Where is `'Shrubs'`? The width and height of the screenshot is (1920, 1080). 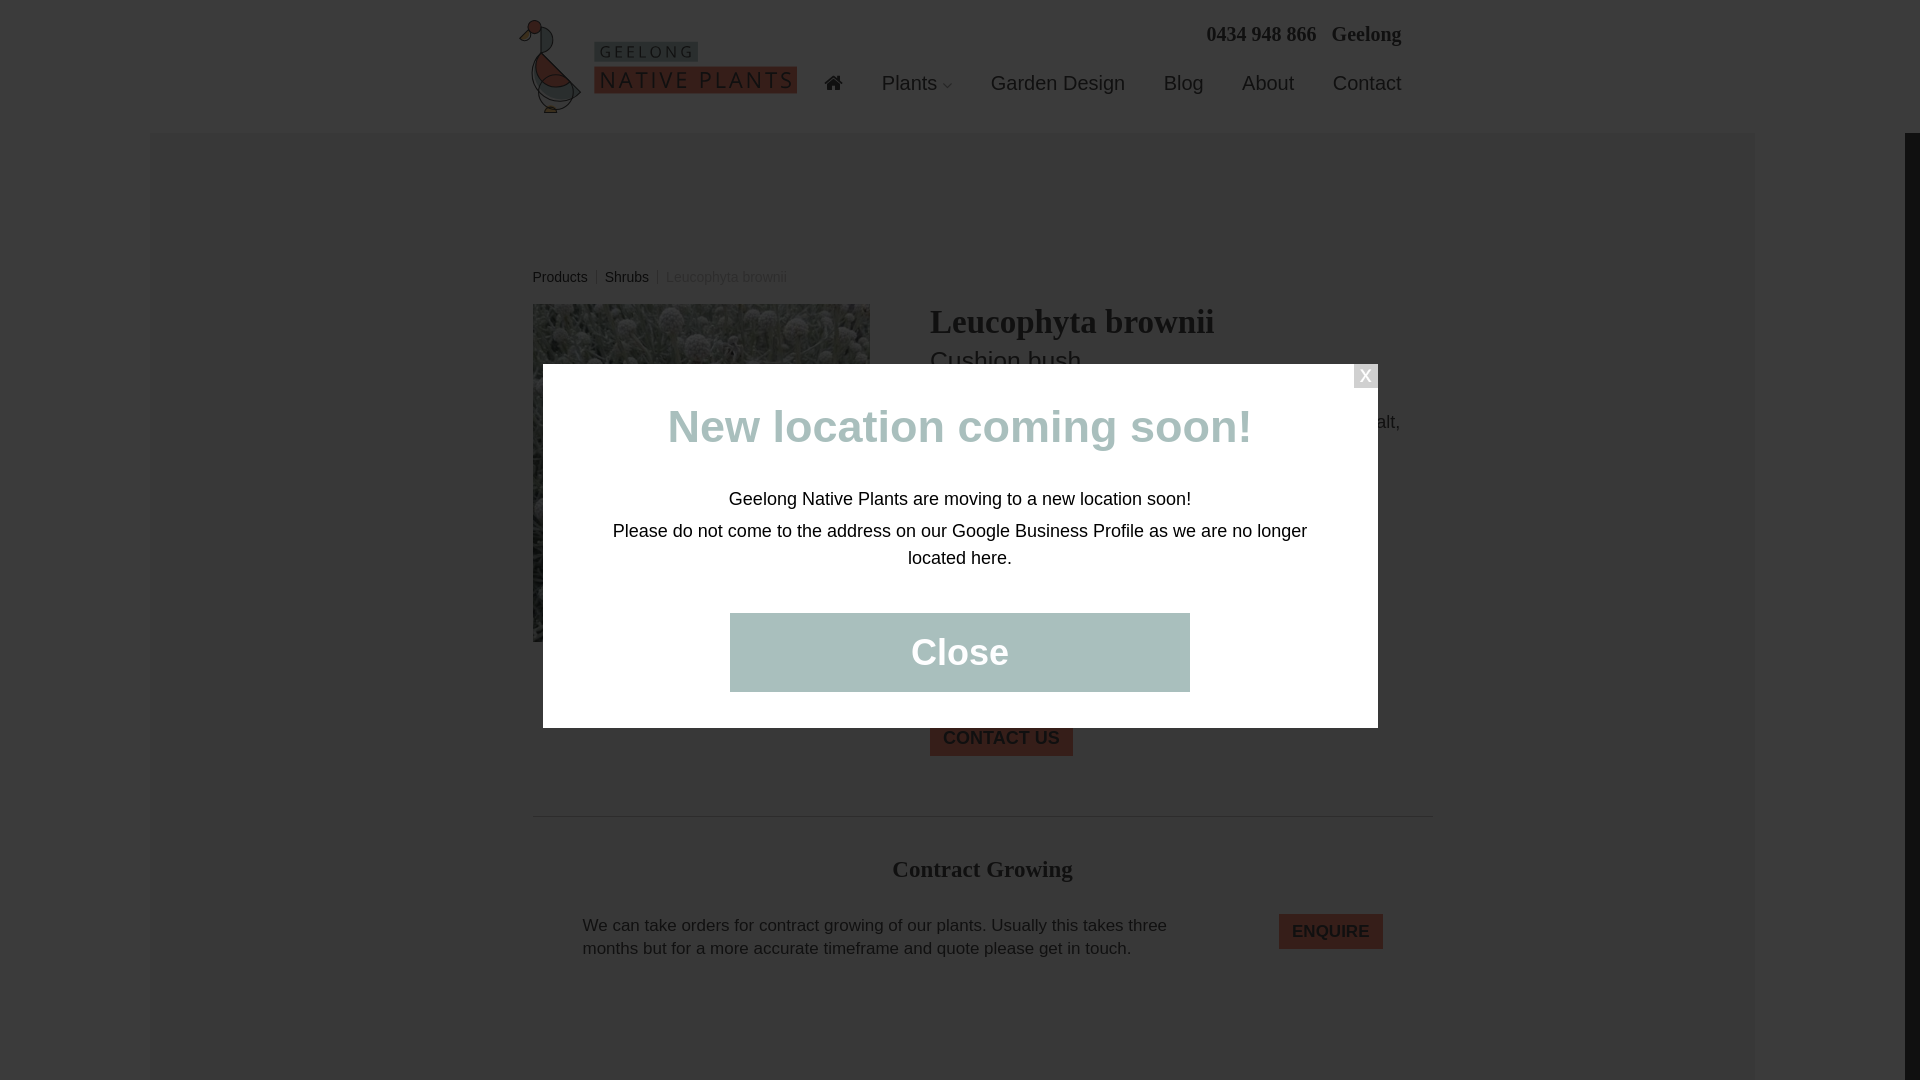
'Shrubs' is located at coordinates (626, 277).